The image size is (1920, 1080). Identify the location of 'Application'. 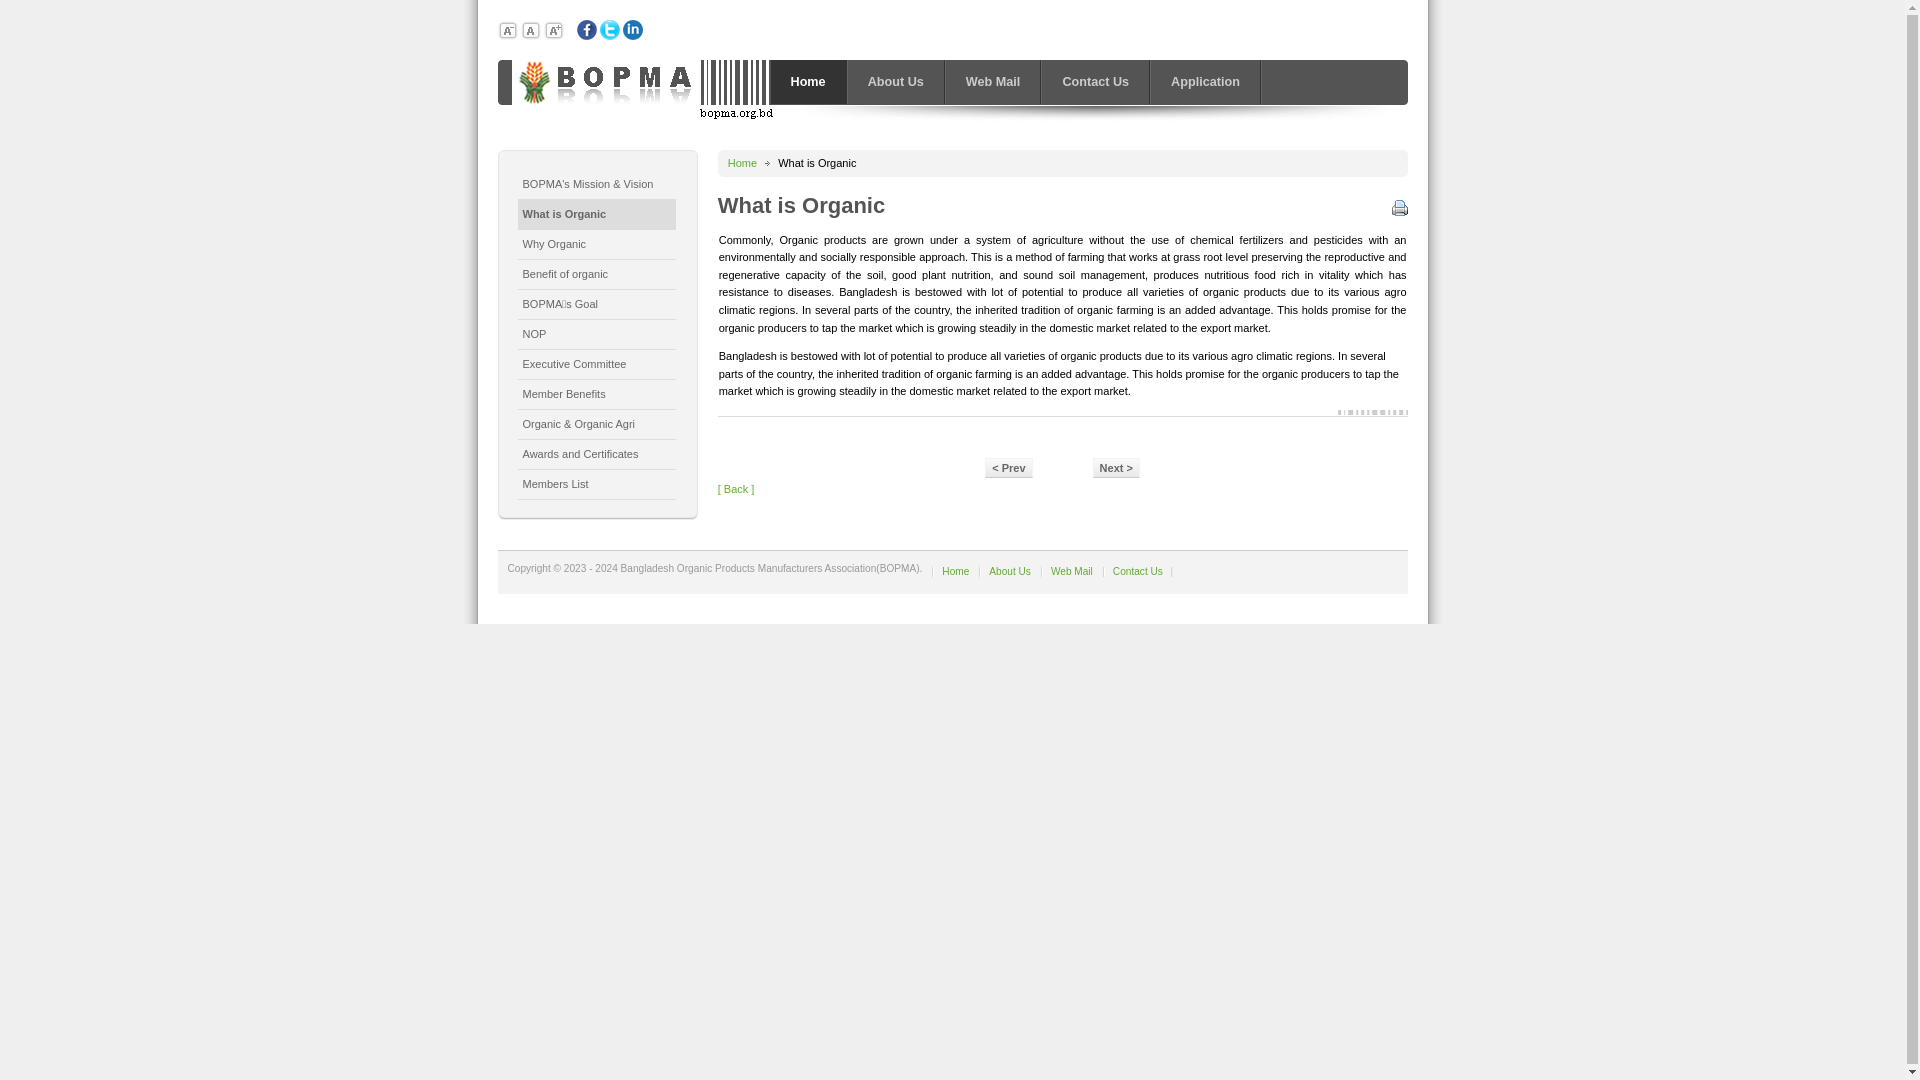
(1204, 80).